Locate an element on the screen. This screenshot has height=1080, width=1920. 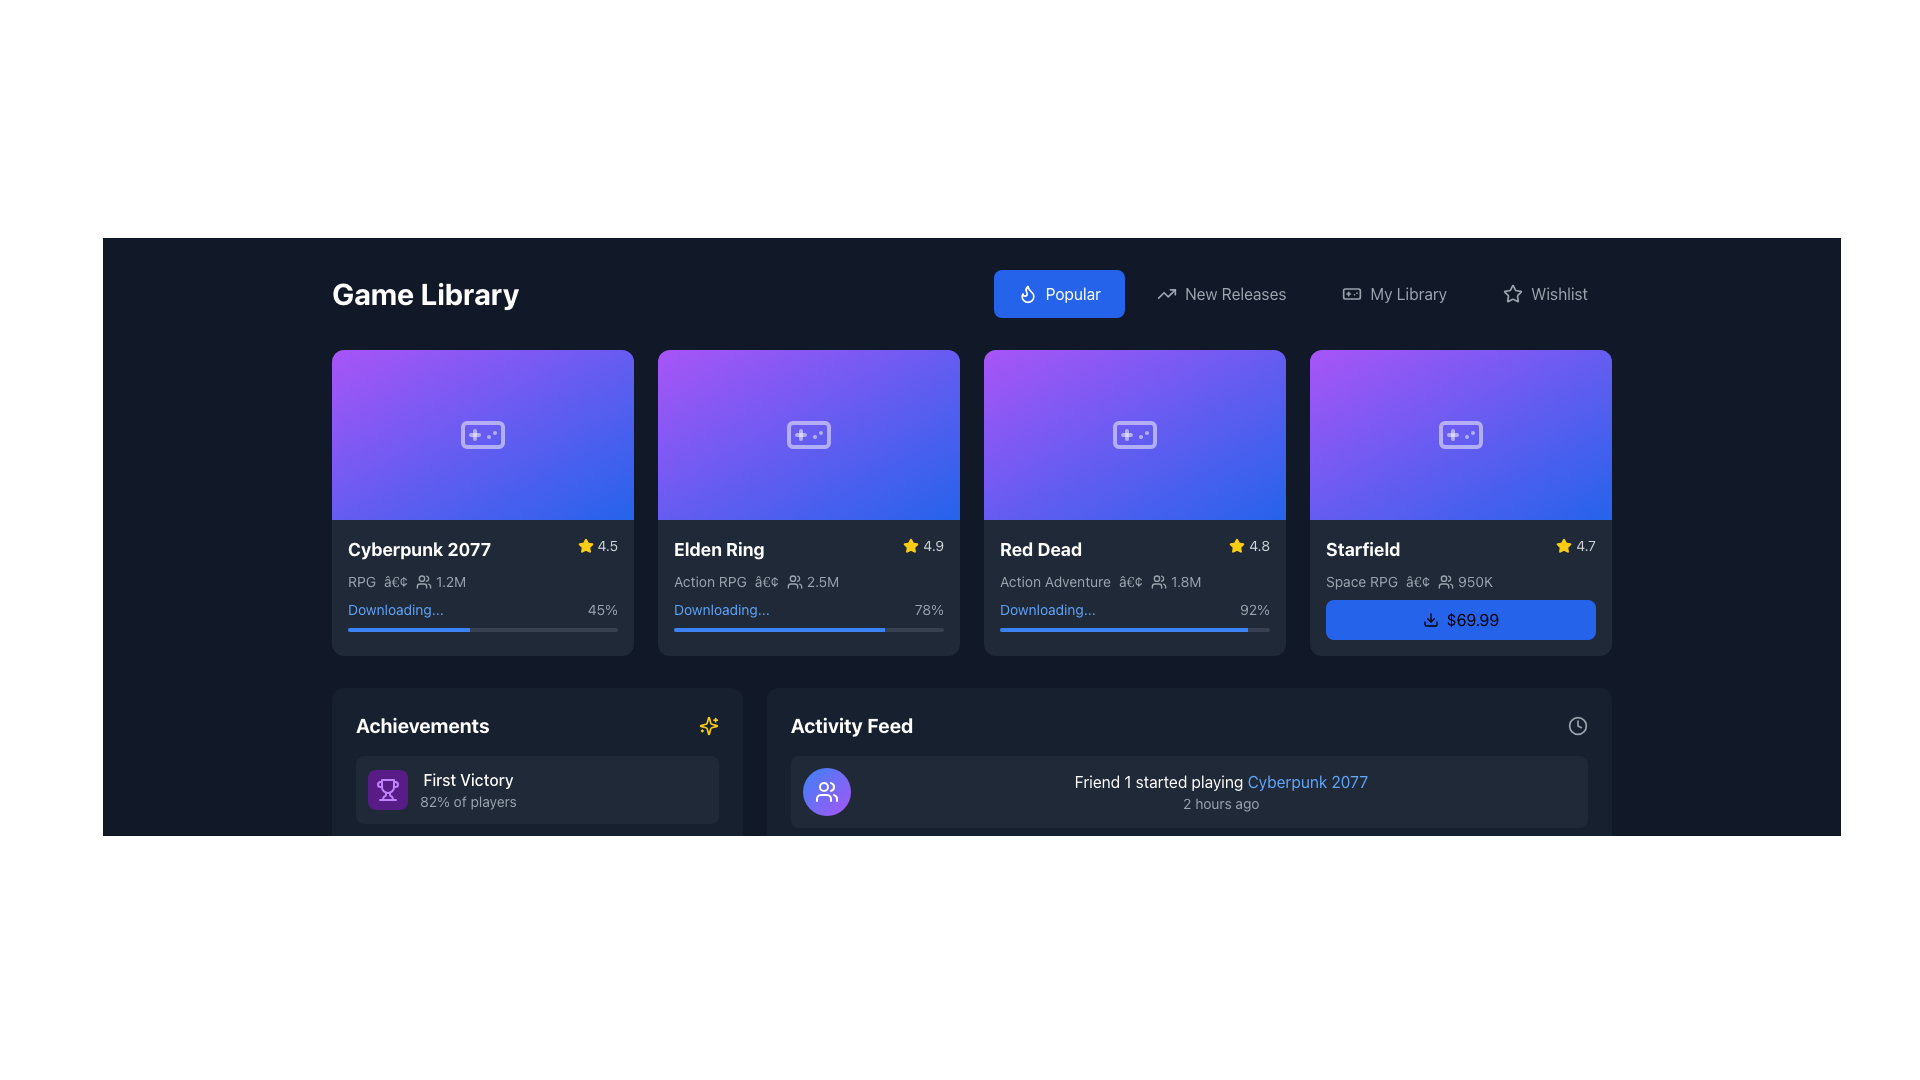
the gray-colored text displaying '92%' in the 'Red Dead' game tile's download status section is located at coordinates (1134, 608).